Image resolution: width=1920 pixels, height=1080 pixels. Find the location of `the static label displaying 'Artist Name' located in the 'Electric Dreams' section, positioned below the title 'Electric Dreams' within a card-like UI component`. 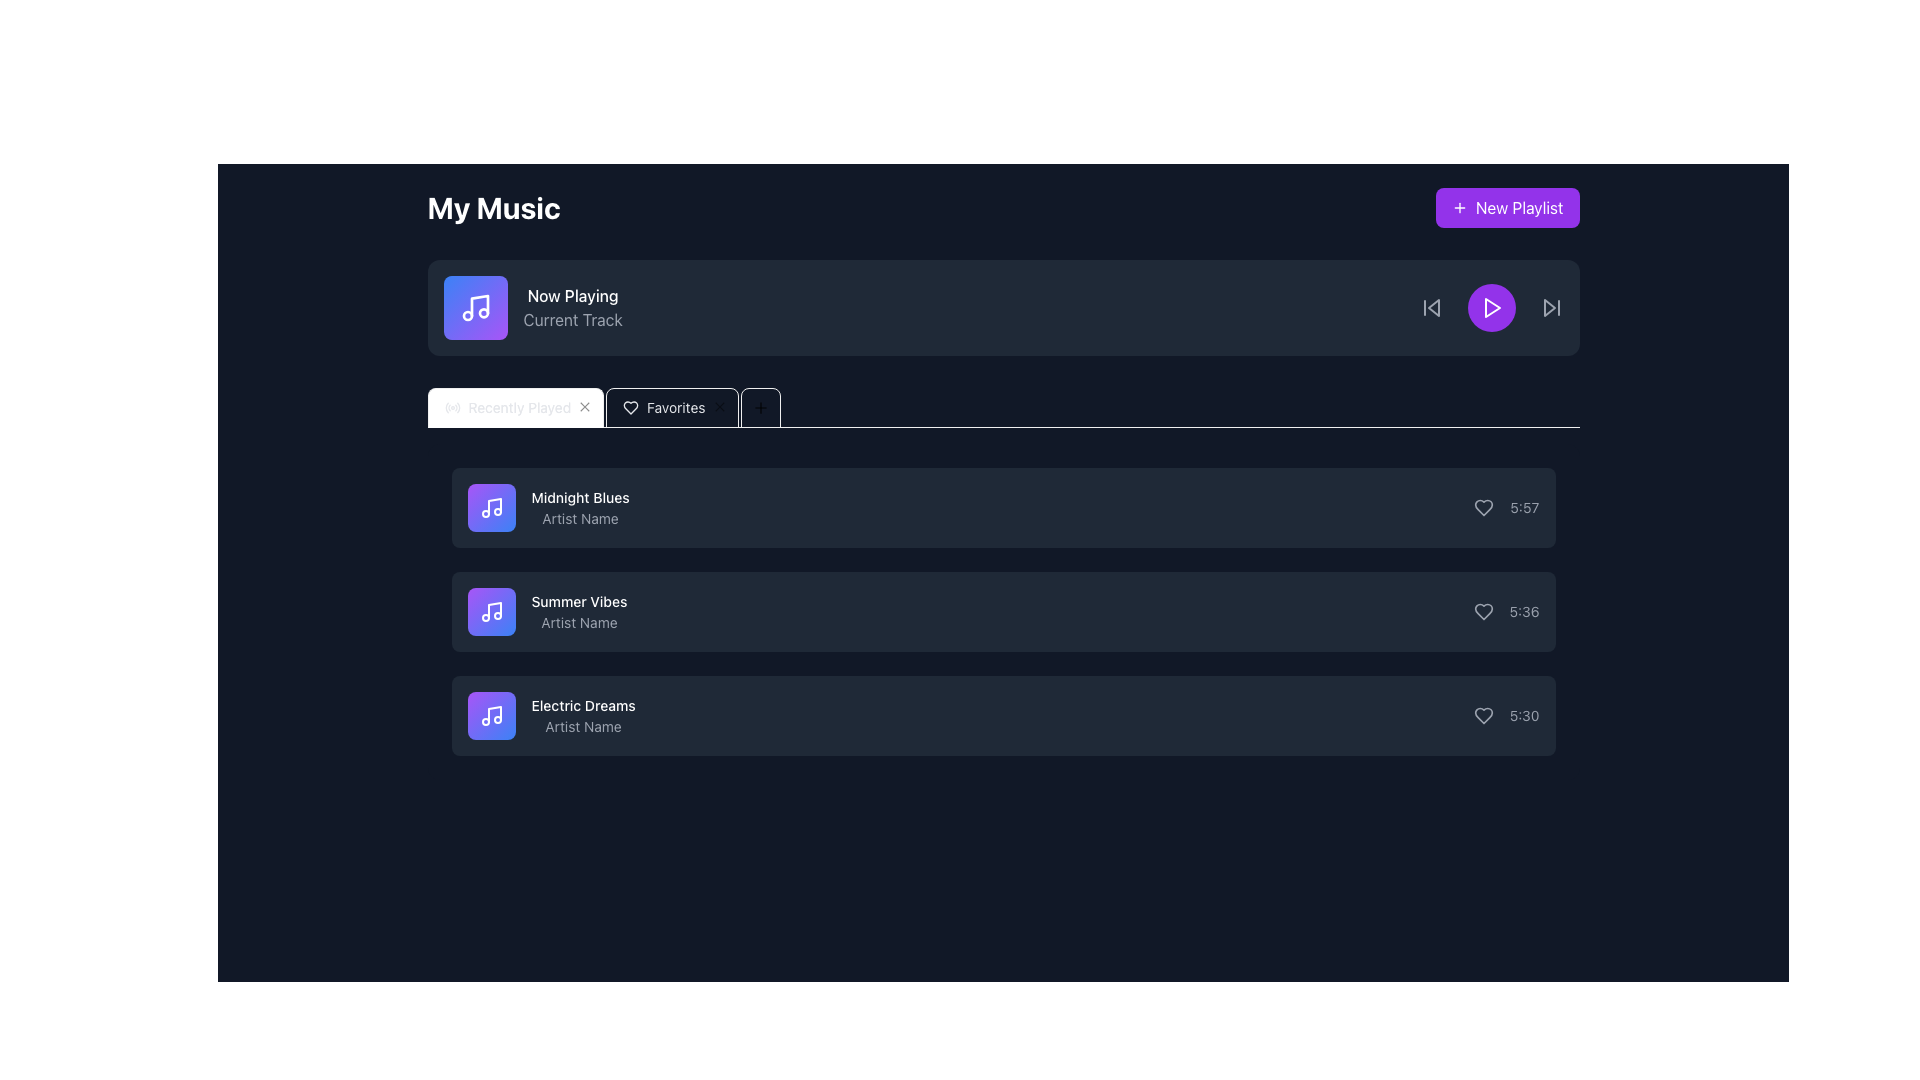

the static label displaying 'Artist Name' located in the 'Electric Dreams' section, positioned below the title 'Electric Dreams' within a card-like UI component is located at coordinates (582, 726).